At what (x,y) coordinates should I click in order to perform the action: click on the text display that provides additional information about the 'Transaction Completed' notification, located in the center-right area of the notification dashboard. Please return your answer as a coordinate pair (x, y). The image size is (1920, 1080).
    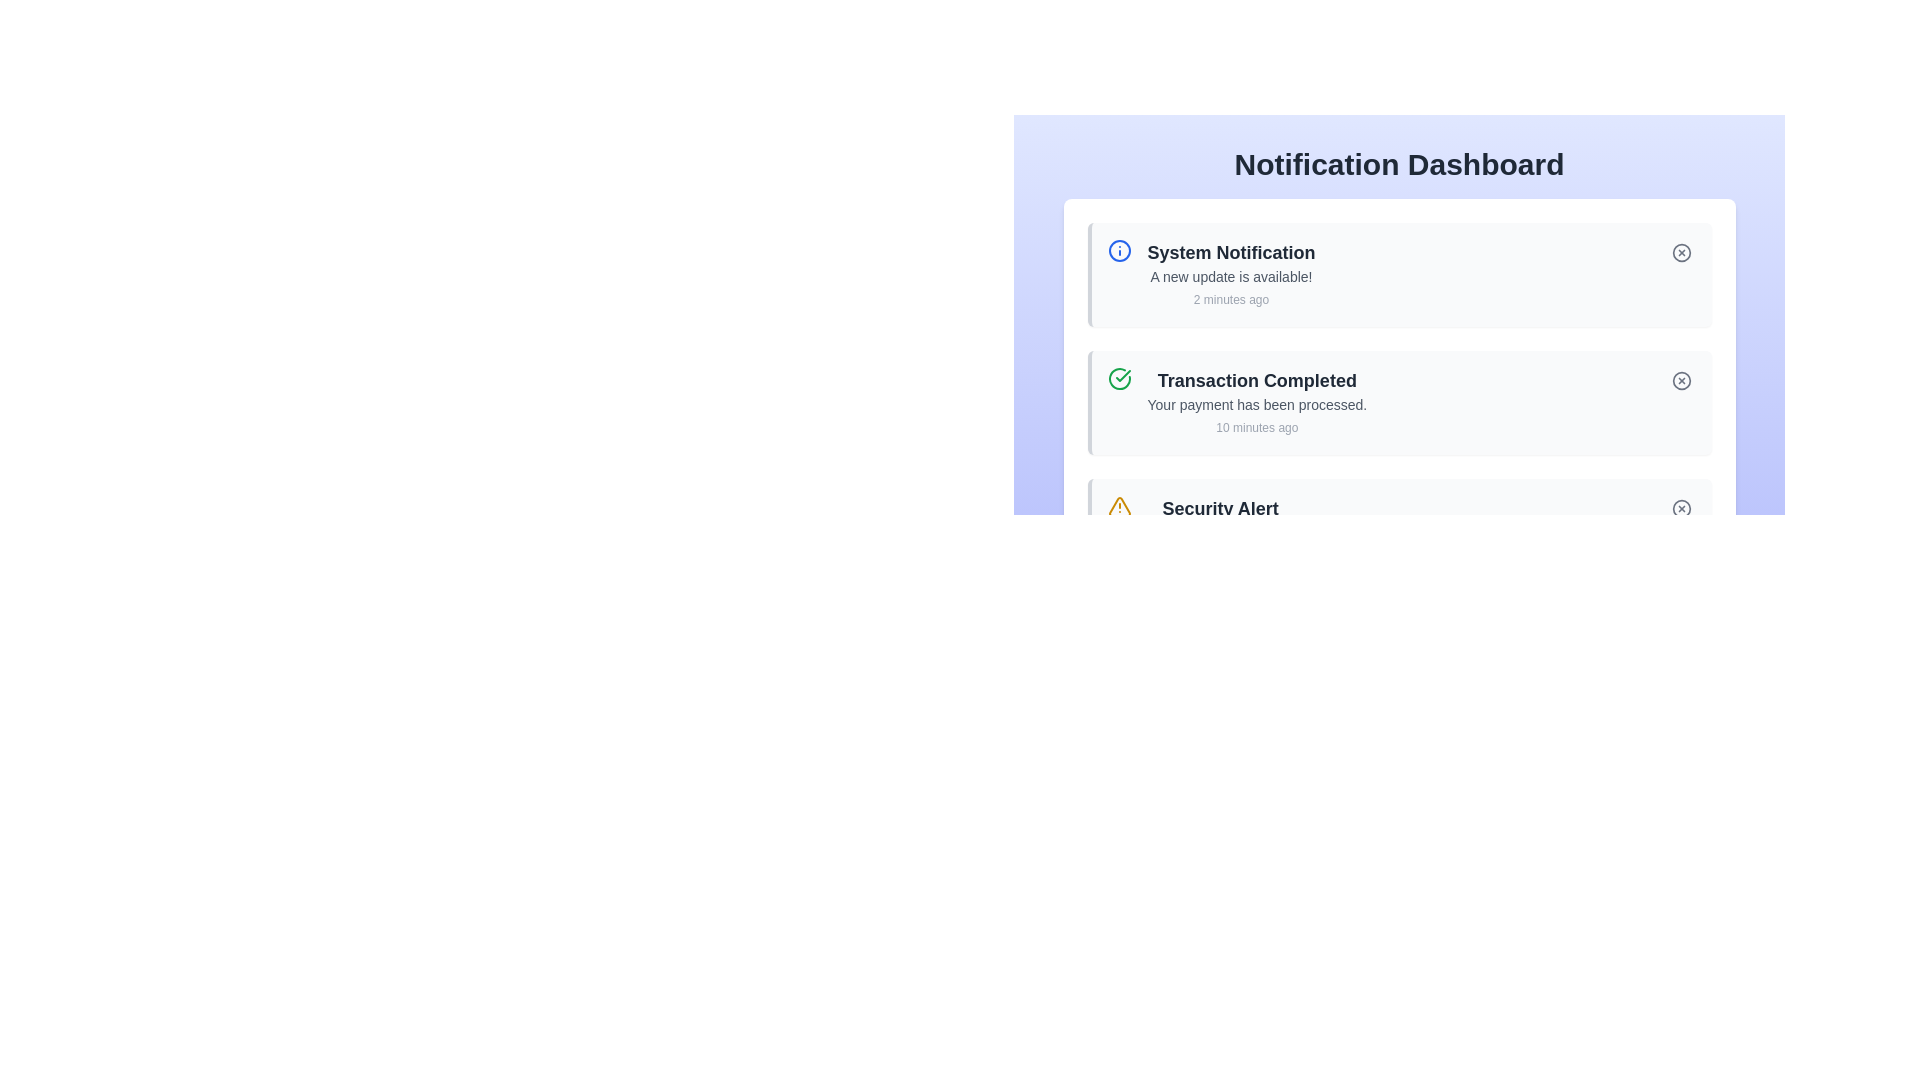
    Looking at the image, I should click on (1256, 405).